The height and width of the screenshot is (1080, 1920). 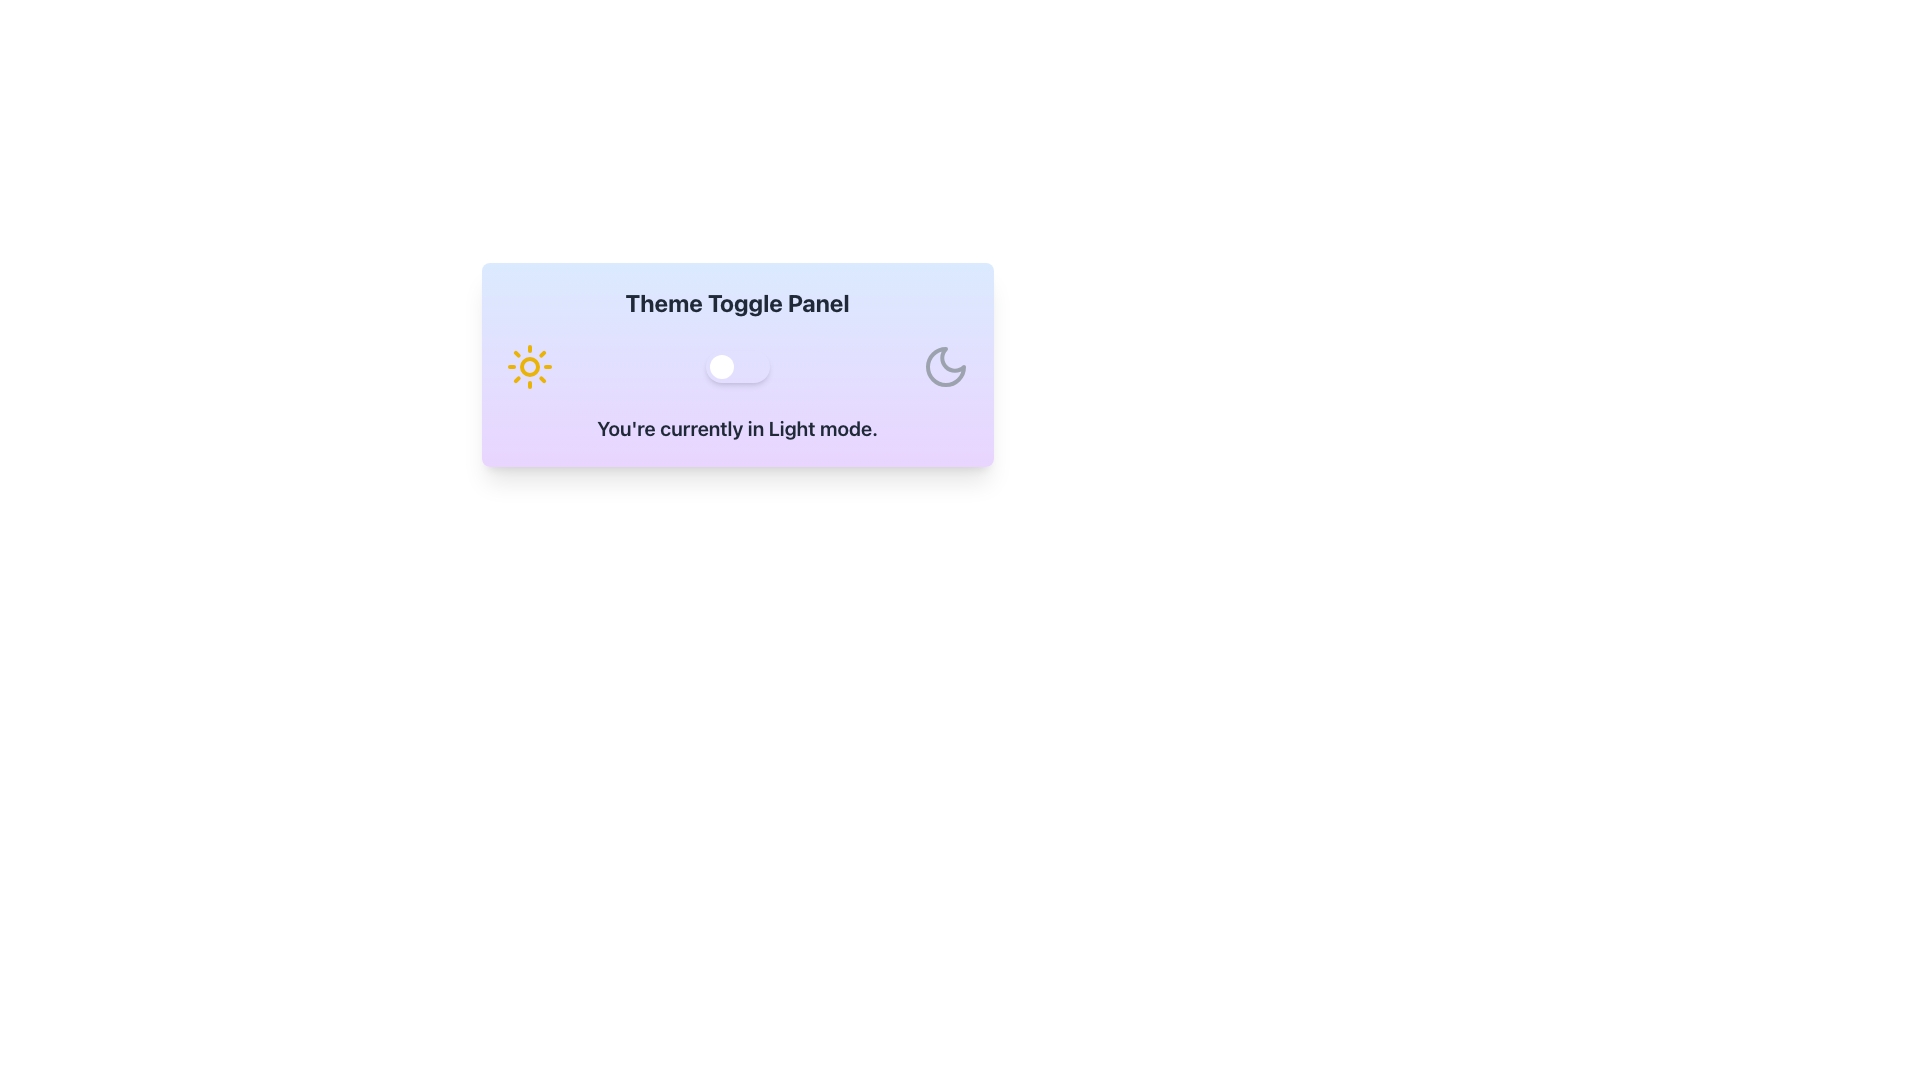 I want to click on the toggle switch in the theme toggle panel to change the theme mode from light to dark or vice versa, so click(x=736, y=365).